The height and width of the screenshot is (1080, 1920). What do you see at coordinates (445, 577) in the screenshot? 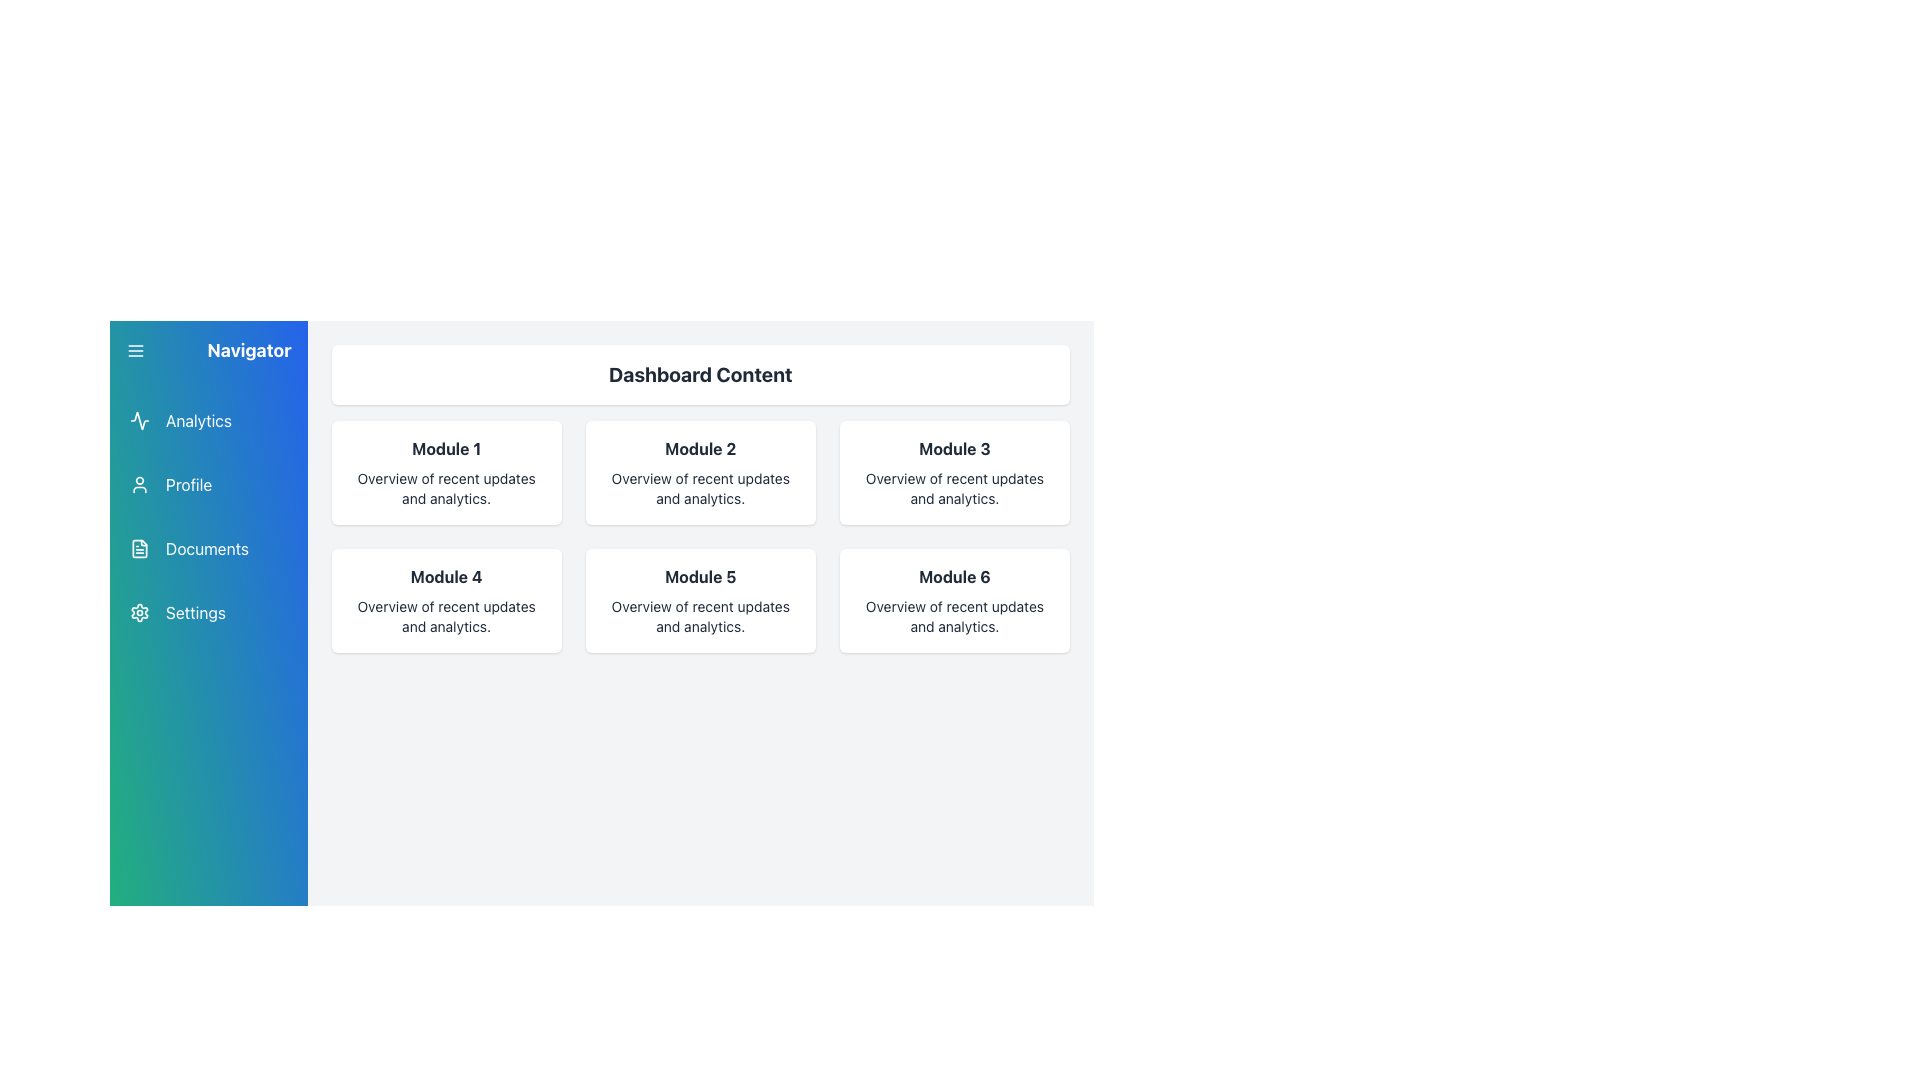
I see `the bold text 'Module 4' located in the top-left card of the second row in a grid of six cards, which is styled with a noticeable font weight and aligned at the top of a white card with rounded corners` at bounding box center [445, 577].